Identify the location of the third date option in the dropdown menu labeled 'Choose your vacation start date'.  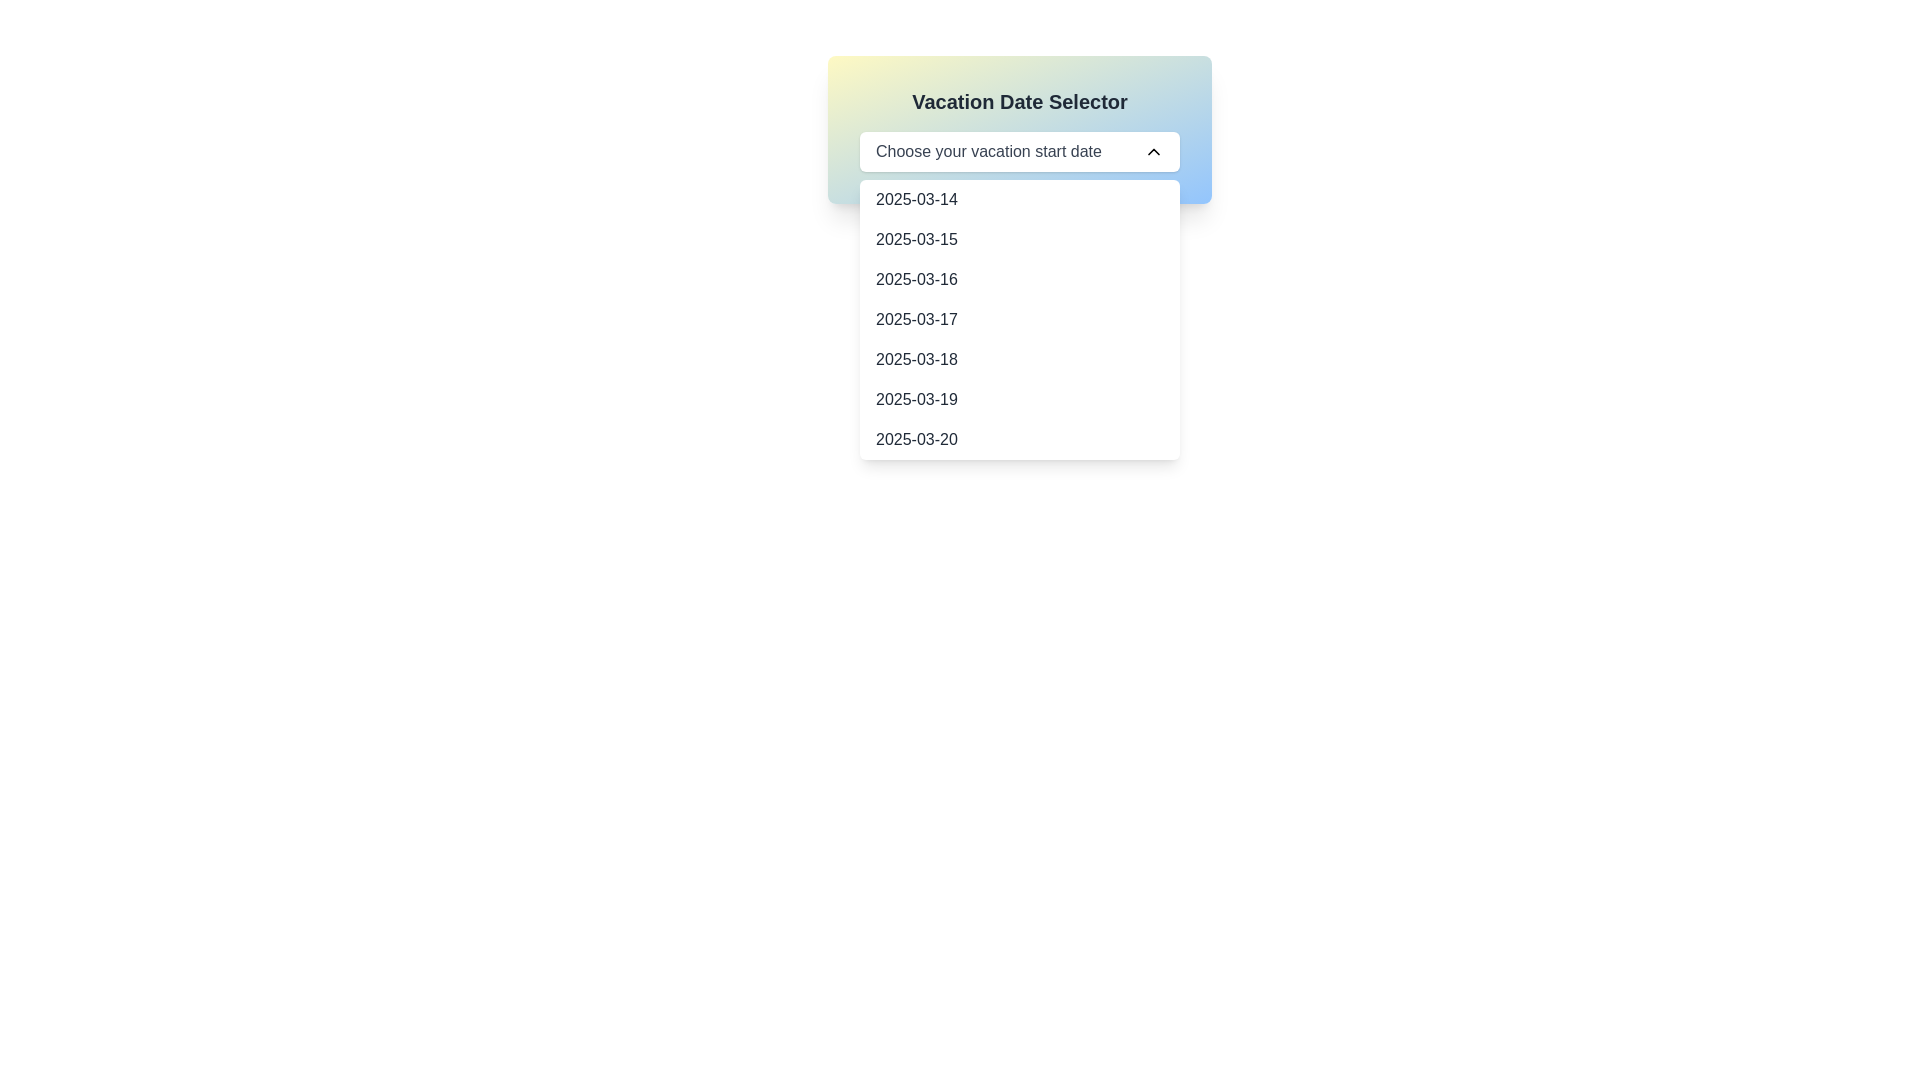
(1019, 280).